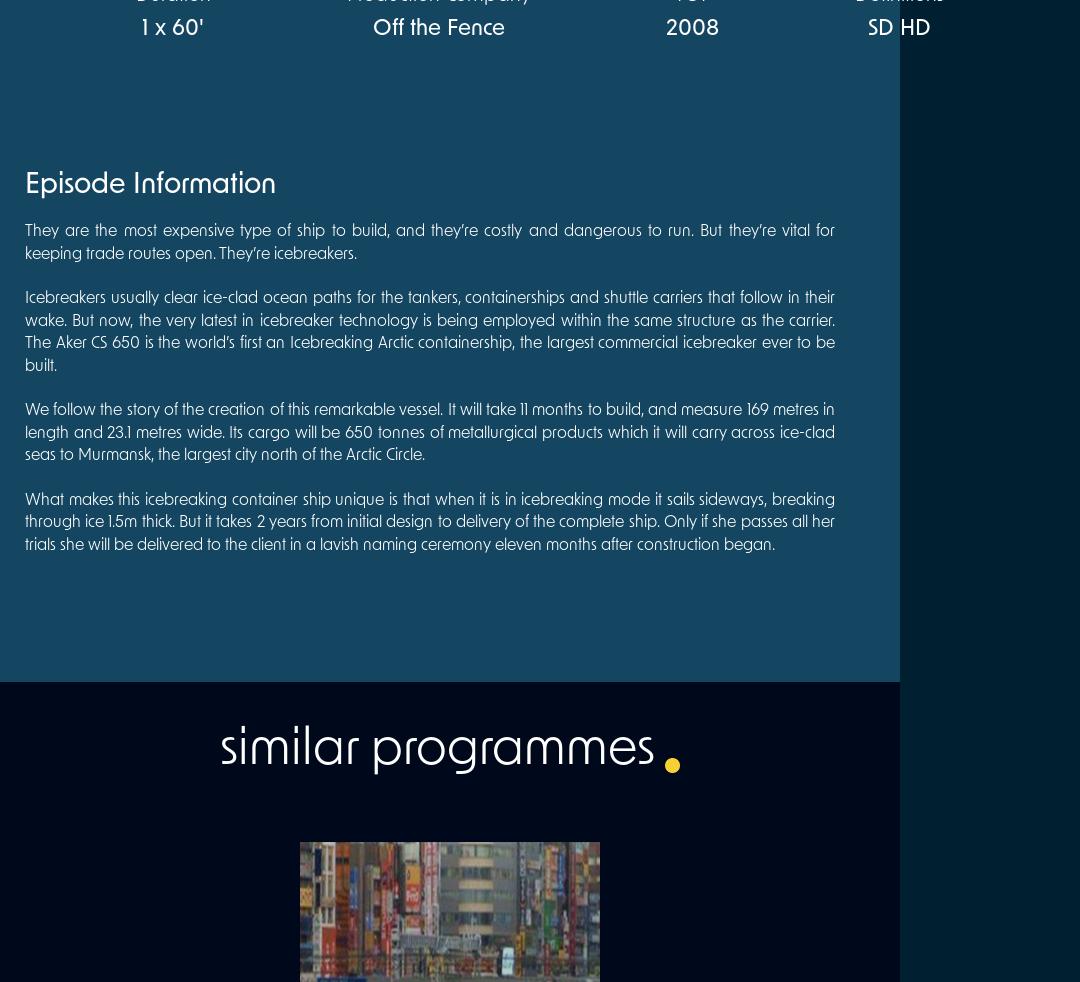 The image size is (1080, 982). Describe the element at coordinates (428, 242) in the screenshot. I see `'They are the most expensive type of ship to build, and they’re costly and dangerous to run. But they’re vital for keeping trade routes open. They’re icebreakers.'` at that location.